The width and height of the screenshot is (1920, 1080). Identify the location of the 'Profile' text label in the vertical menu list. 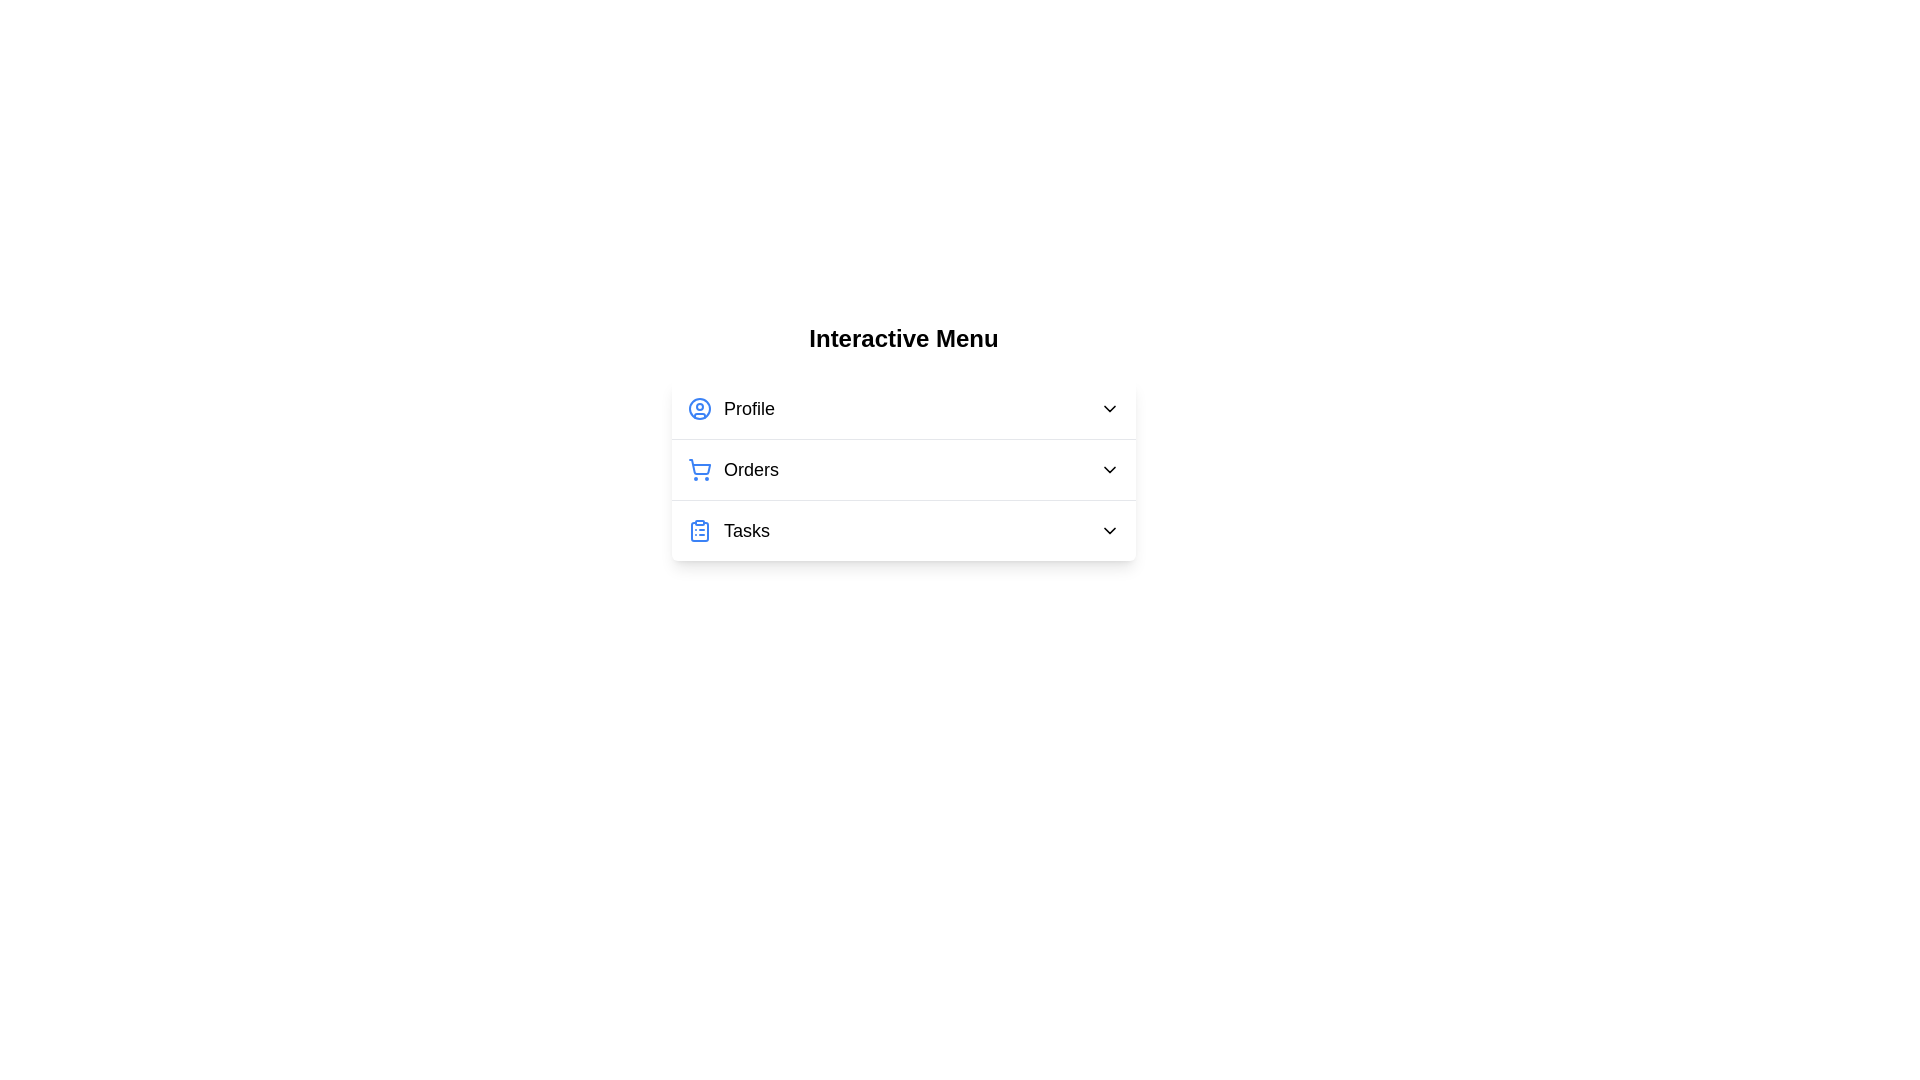
(748, 407).